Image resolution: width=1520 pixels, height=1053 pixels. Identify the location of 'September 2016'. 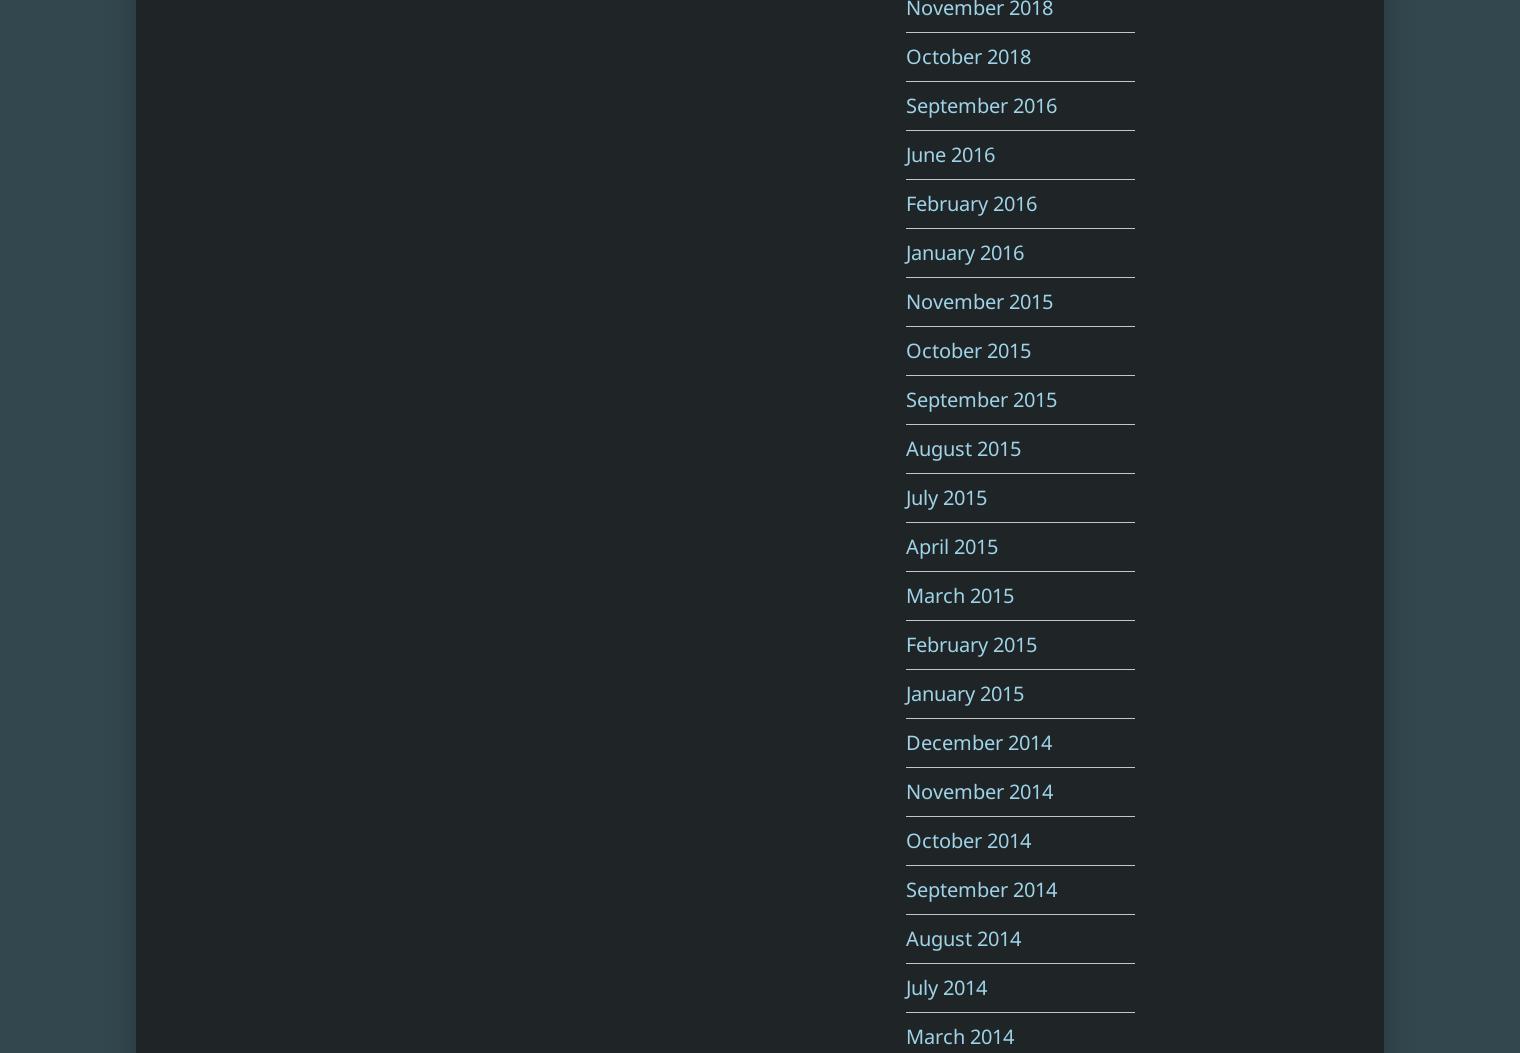
(980, 105).